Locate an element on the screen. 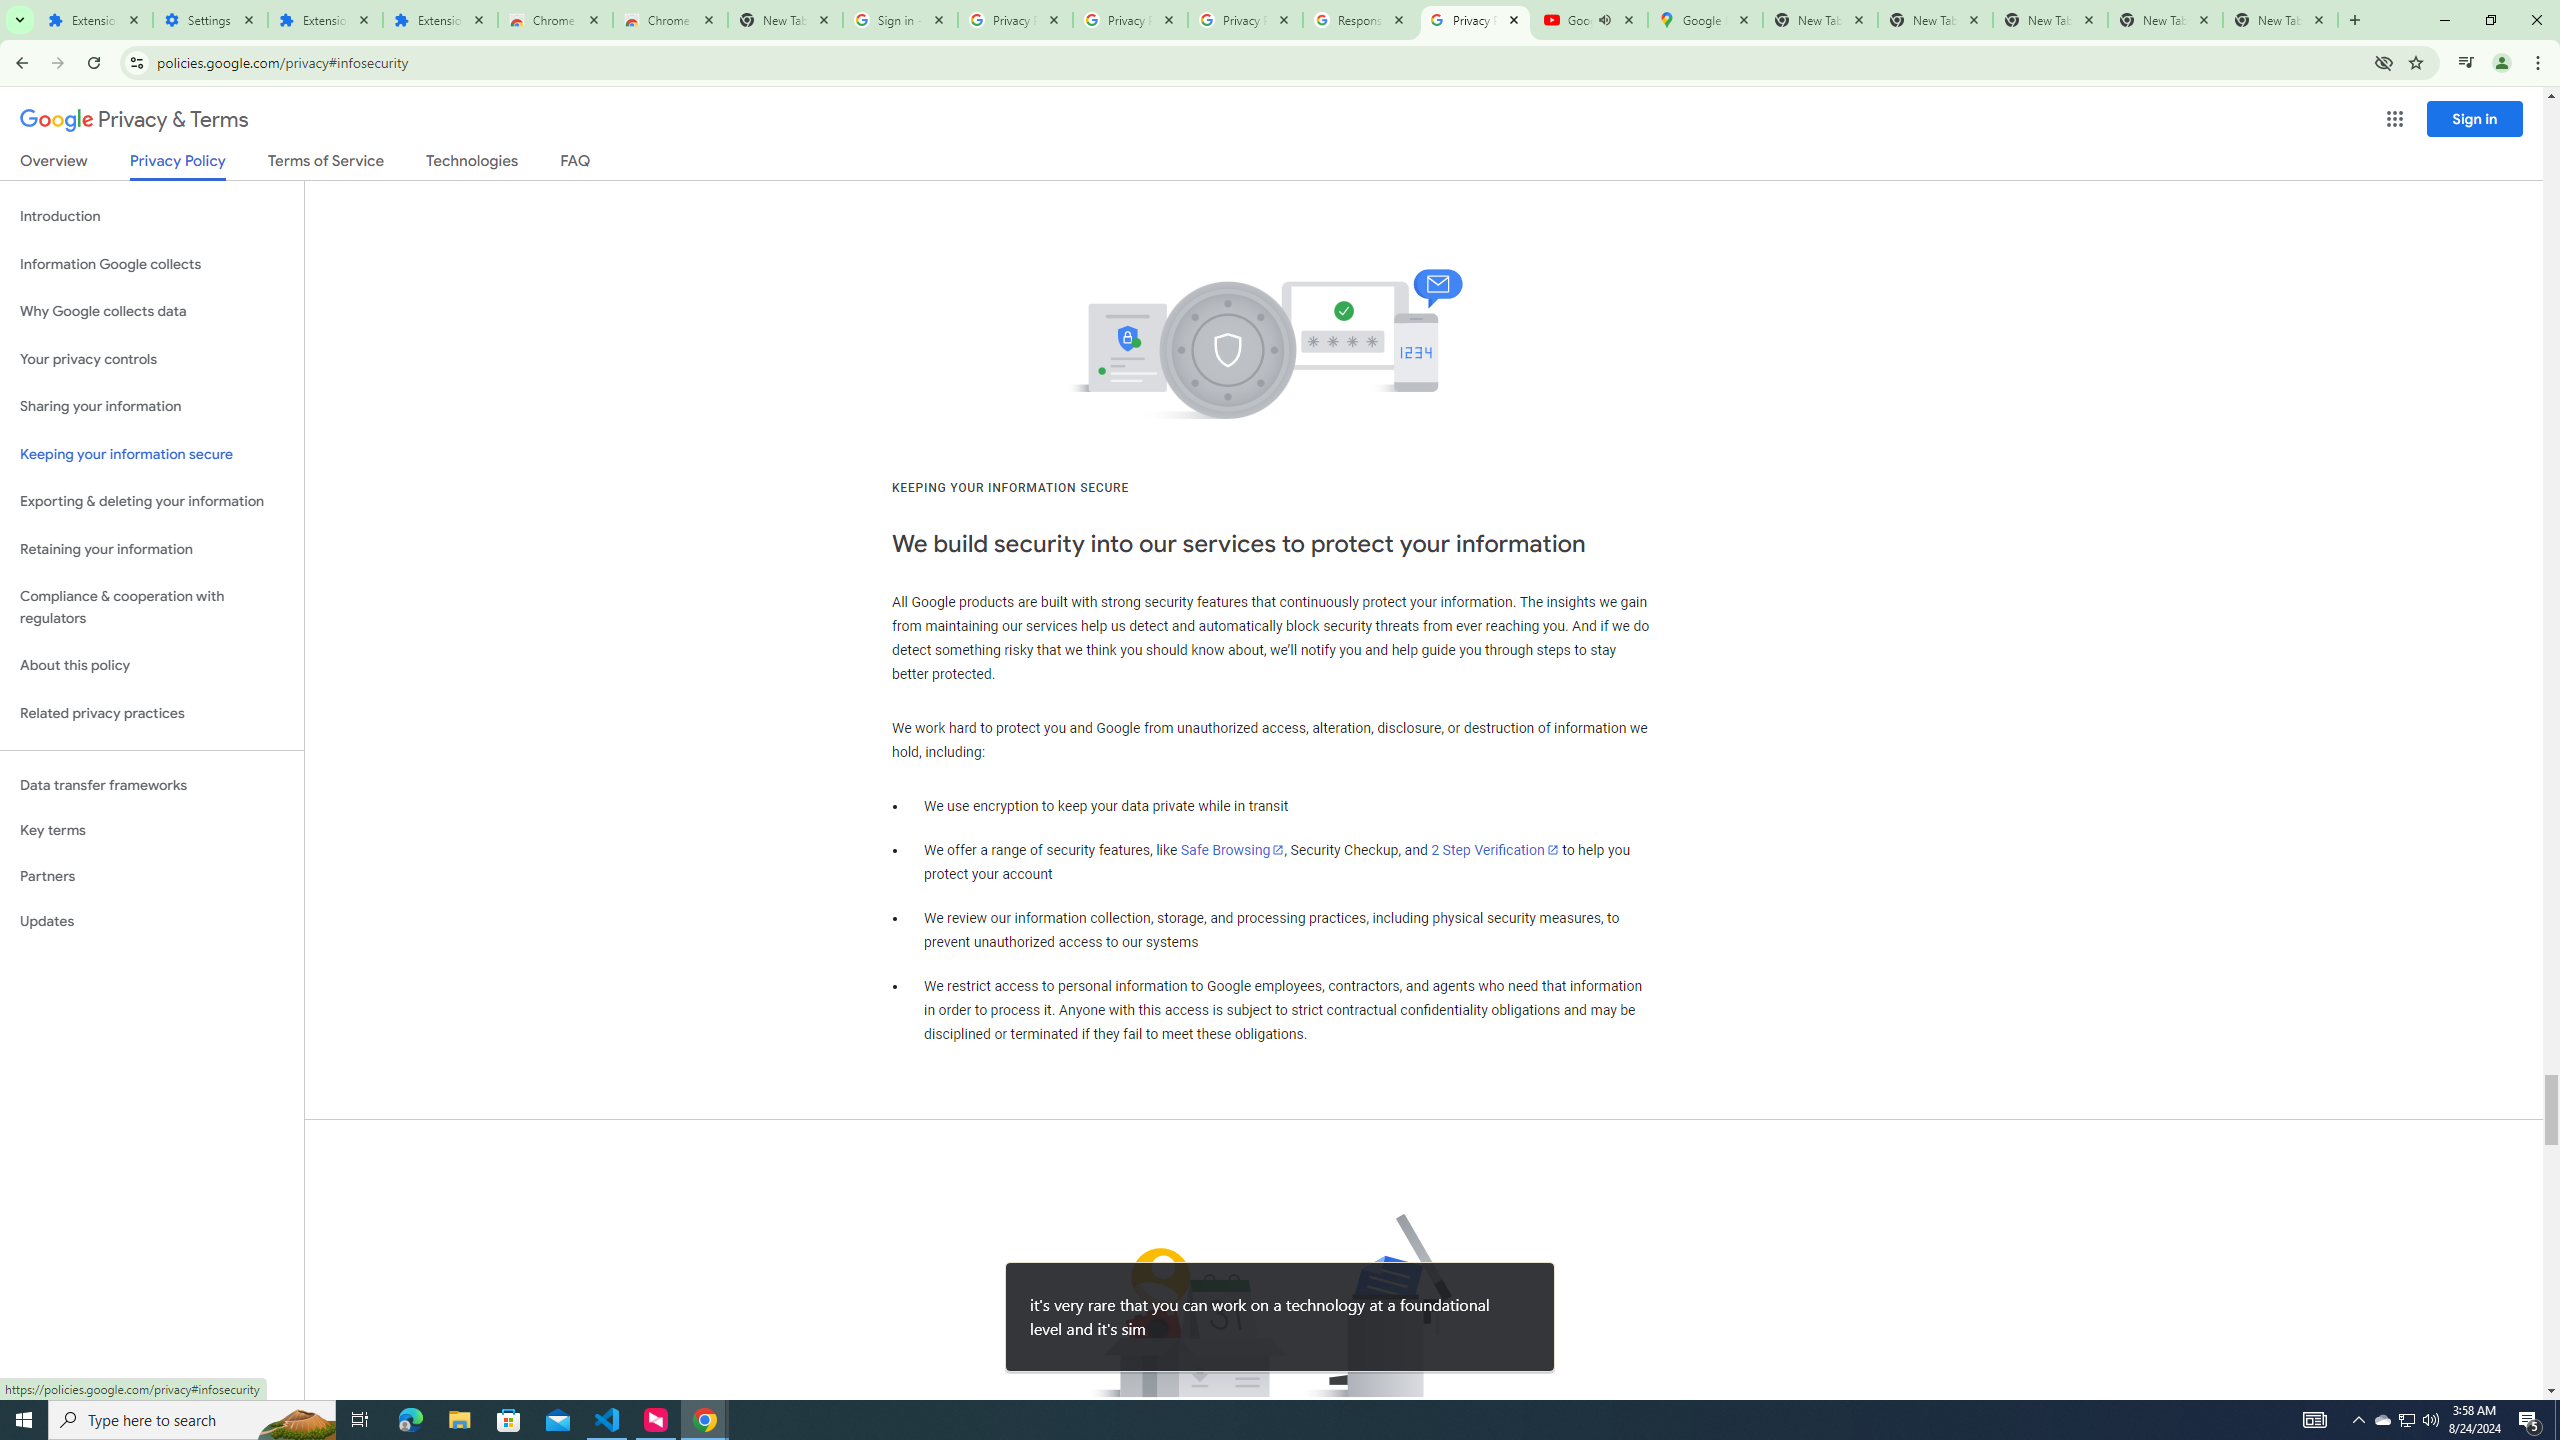 The height and width of the screenshot is (1440, 2560). '2 Step Verification' is located at coordinates (1495, 850).